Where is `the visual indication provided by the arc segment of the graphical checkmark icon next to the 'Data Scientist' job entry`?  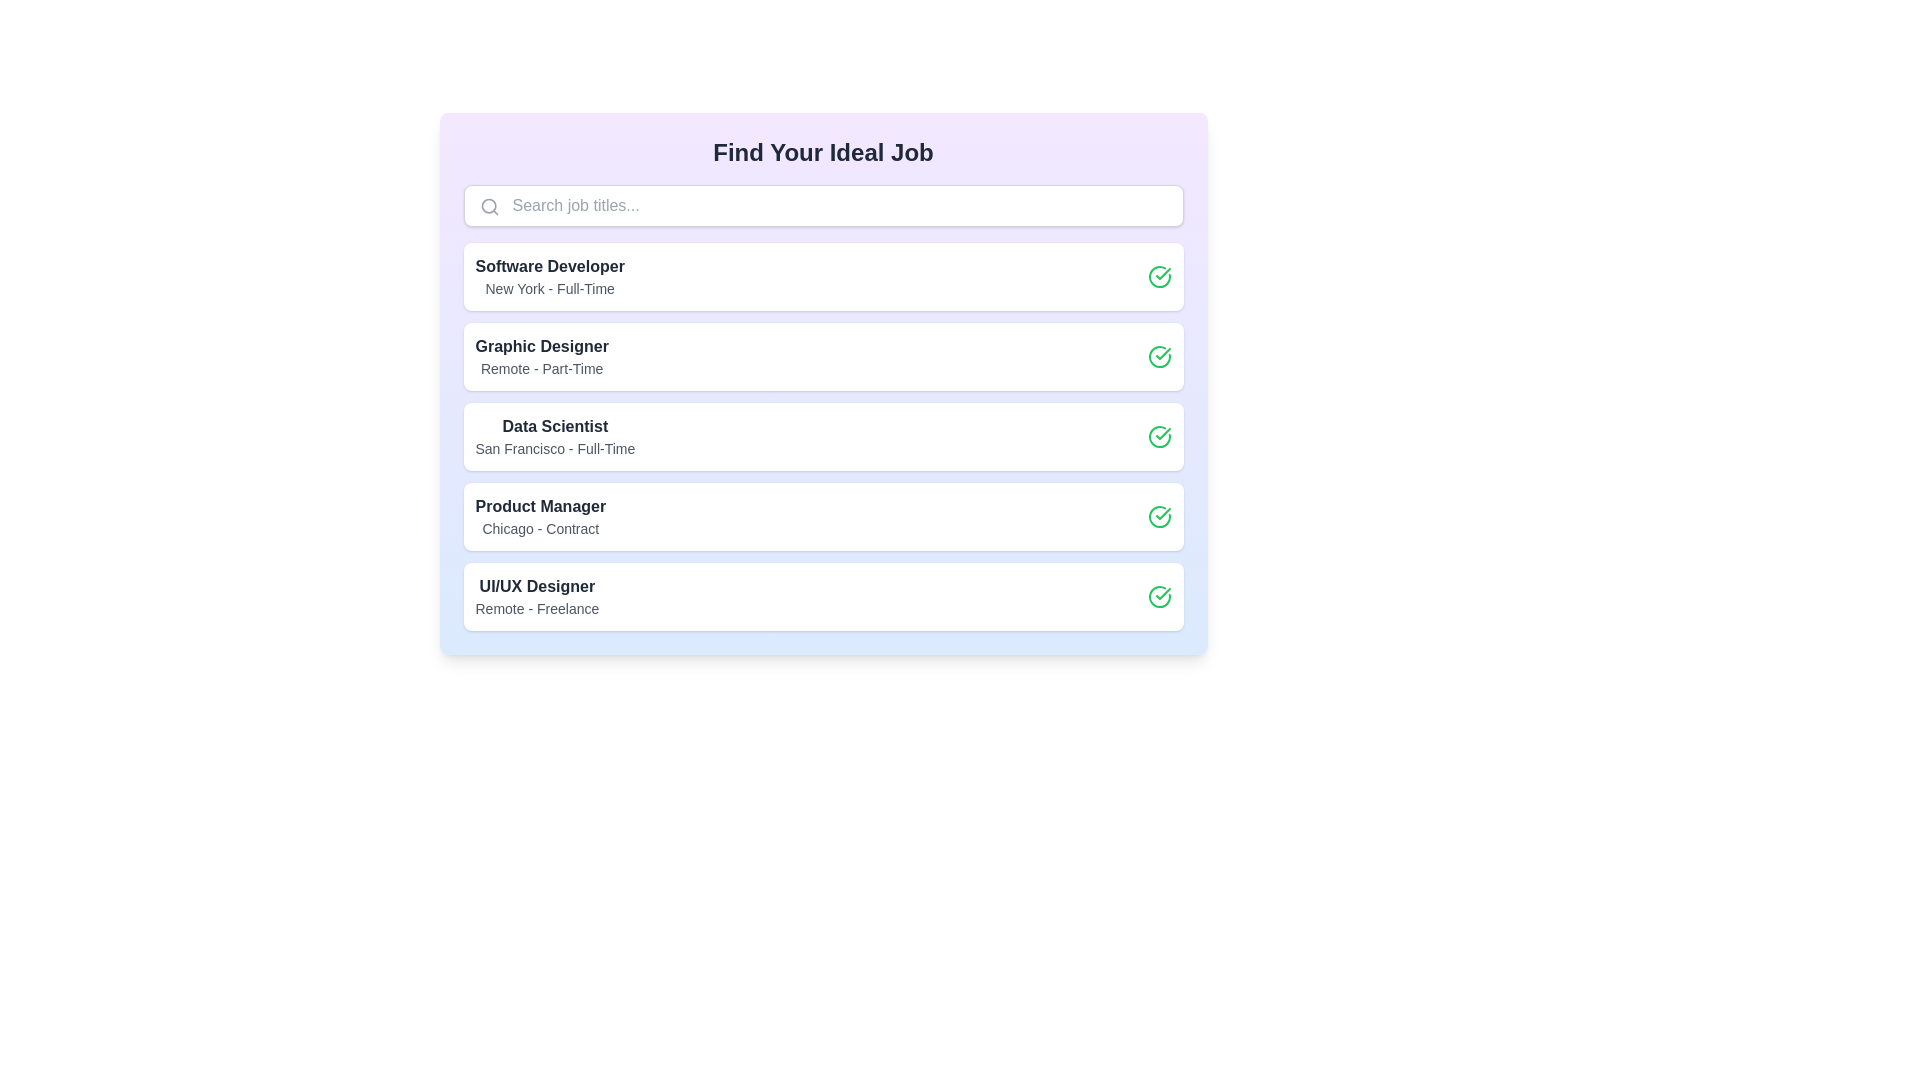 the visual indication provided by the arc segment of the graphical checkmark icon next to the 'Data Scientist' job entry is located at coordinates (1159, 435).